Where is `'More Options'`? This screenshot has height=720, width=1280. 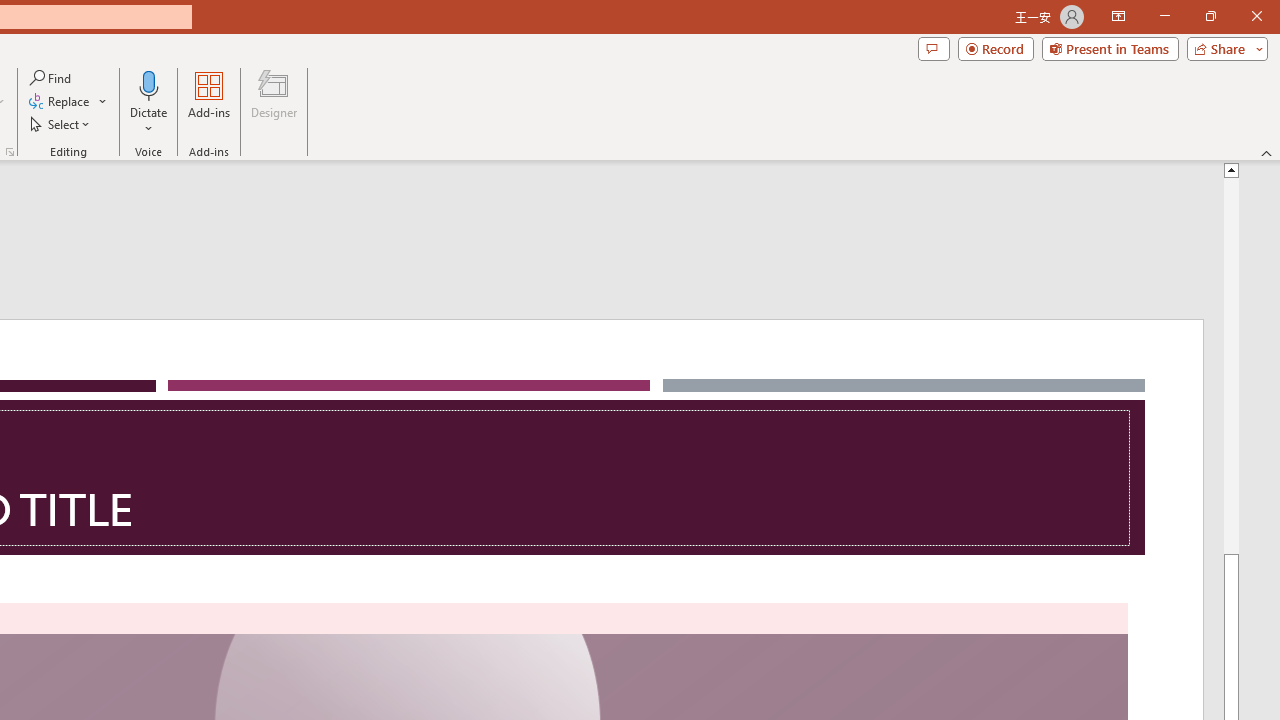
'More Options' is located at coordinates (148, 121).